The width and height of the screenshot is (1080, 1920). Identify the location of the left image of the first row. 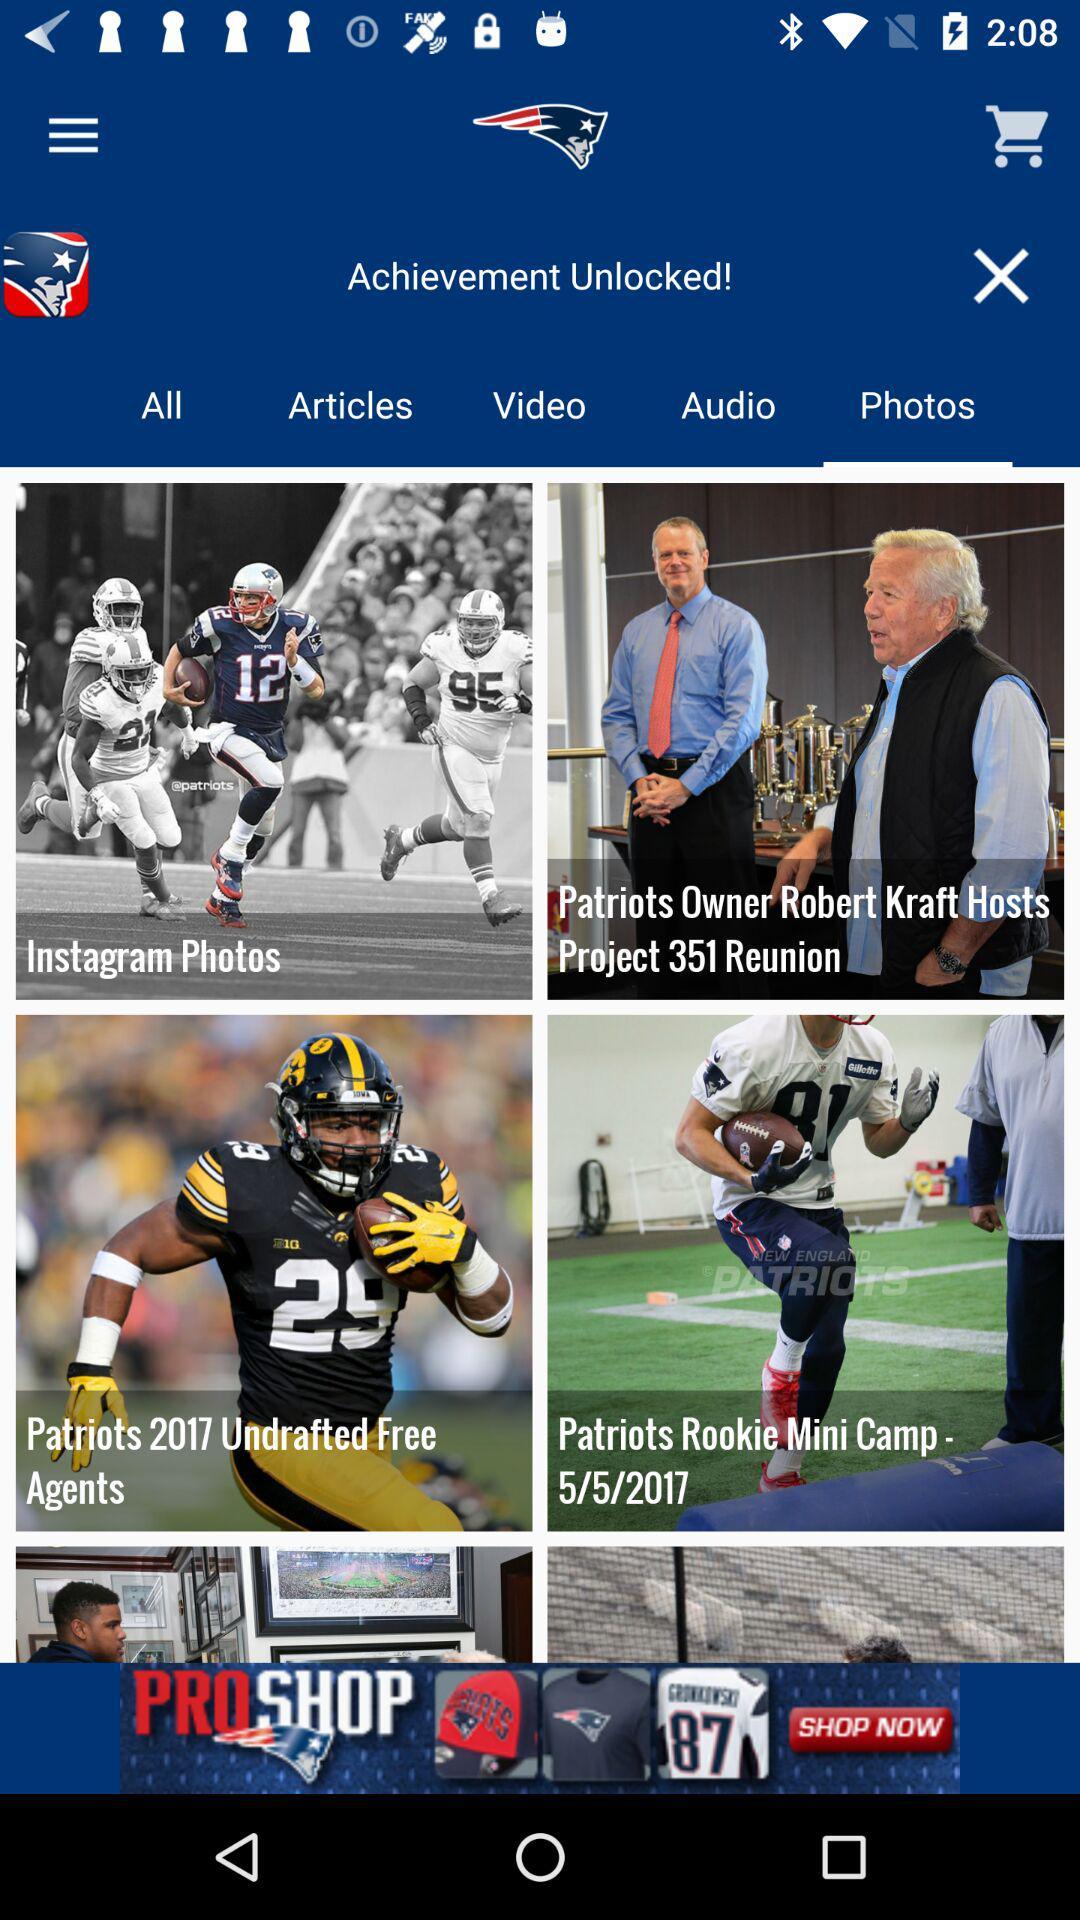
(274, 740).